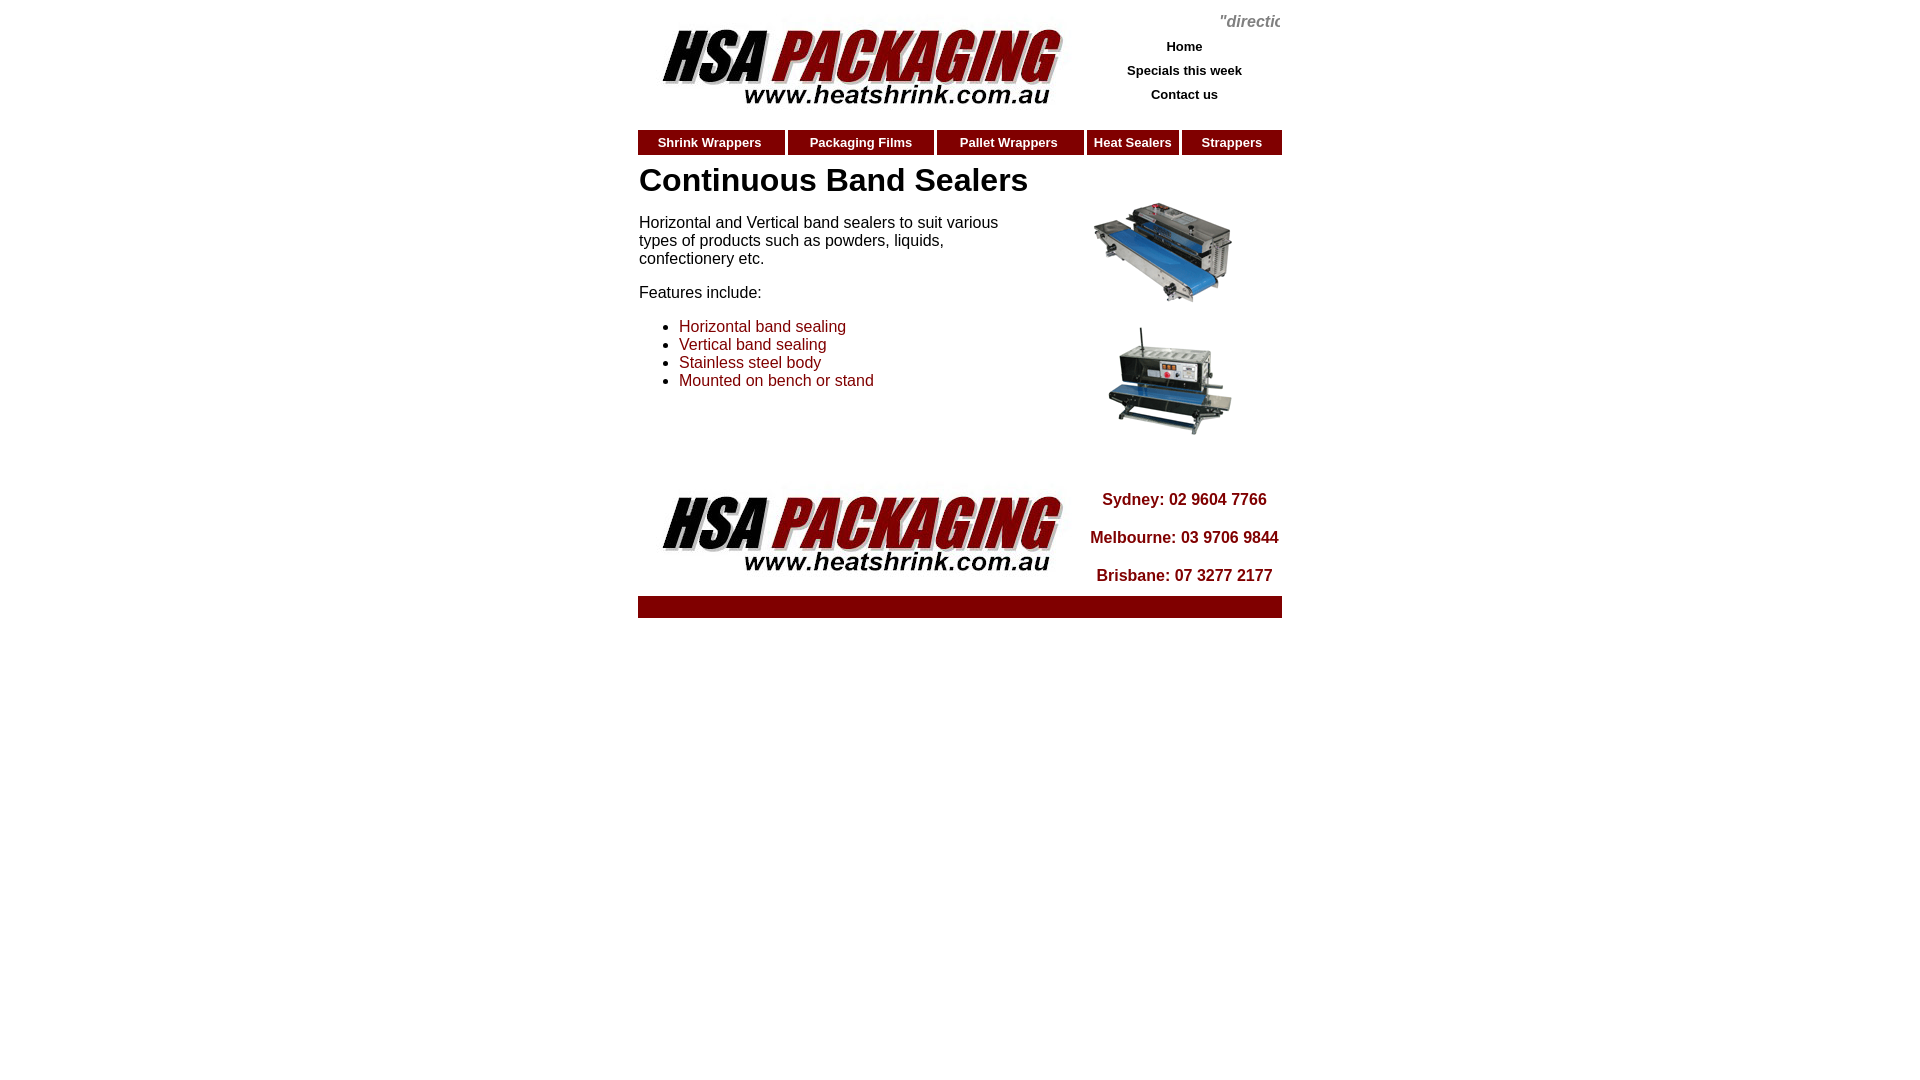 The image size is (1920, 1080). I want to click on 'Specials this week', so click(1184, 69).